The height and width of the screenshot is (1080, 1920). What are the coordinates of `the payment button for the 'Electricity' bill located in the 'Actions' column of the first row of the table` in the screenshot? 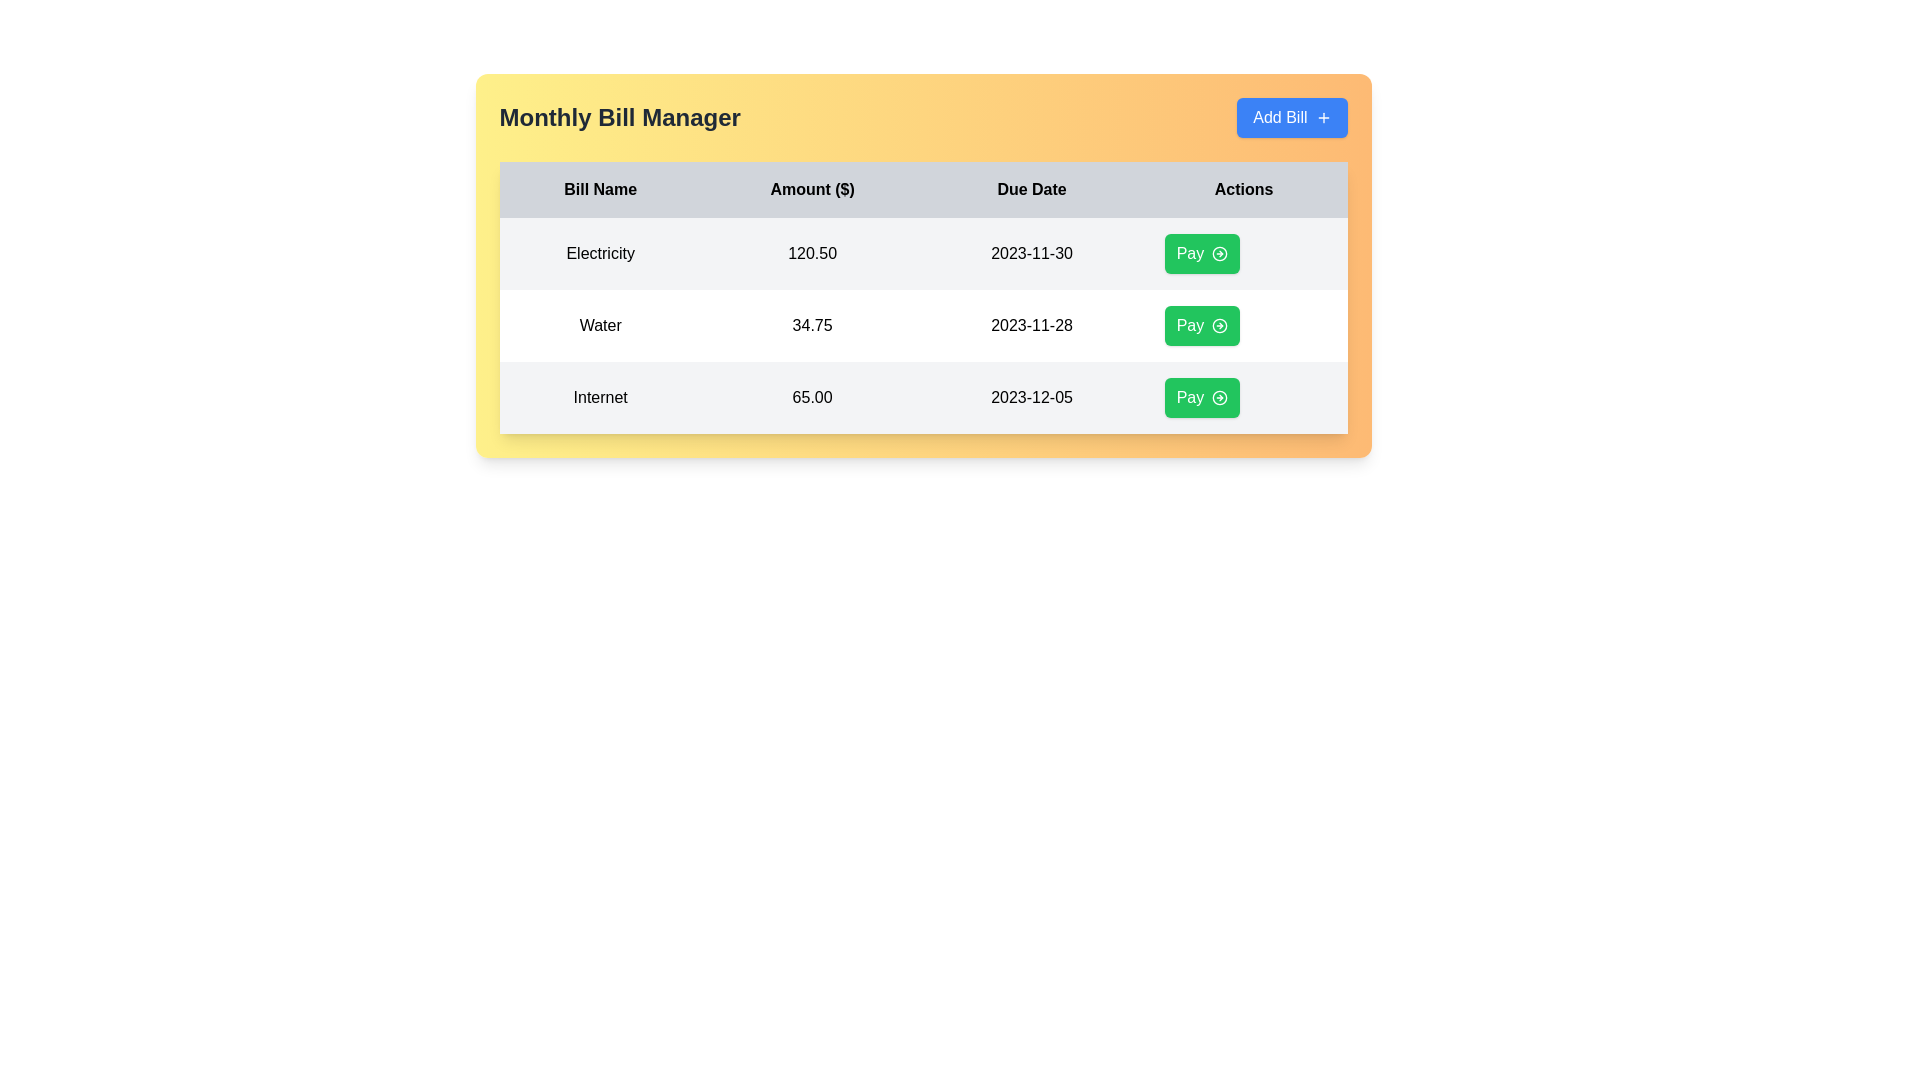 It's located at (1201, 253).